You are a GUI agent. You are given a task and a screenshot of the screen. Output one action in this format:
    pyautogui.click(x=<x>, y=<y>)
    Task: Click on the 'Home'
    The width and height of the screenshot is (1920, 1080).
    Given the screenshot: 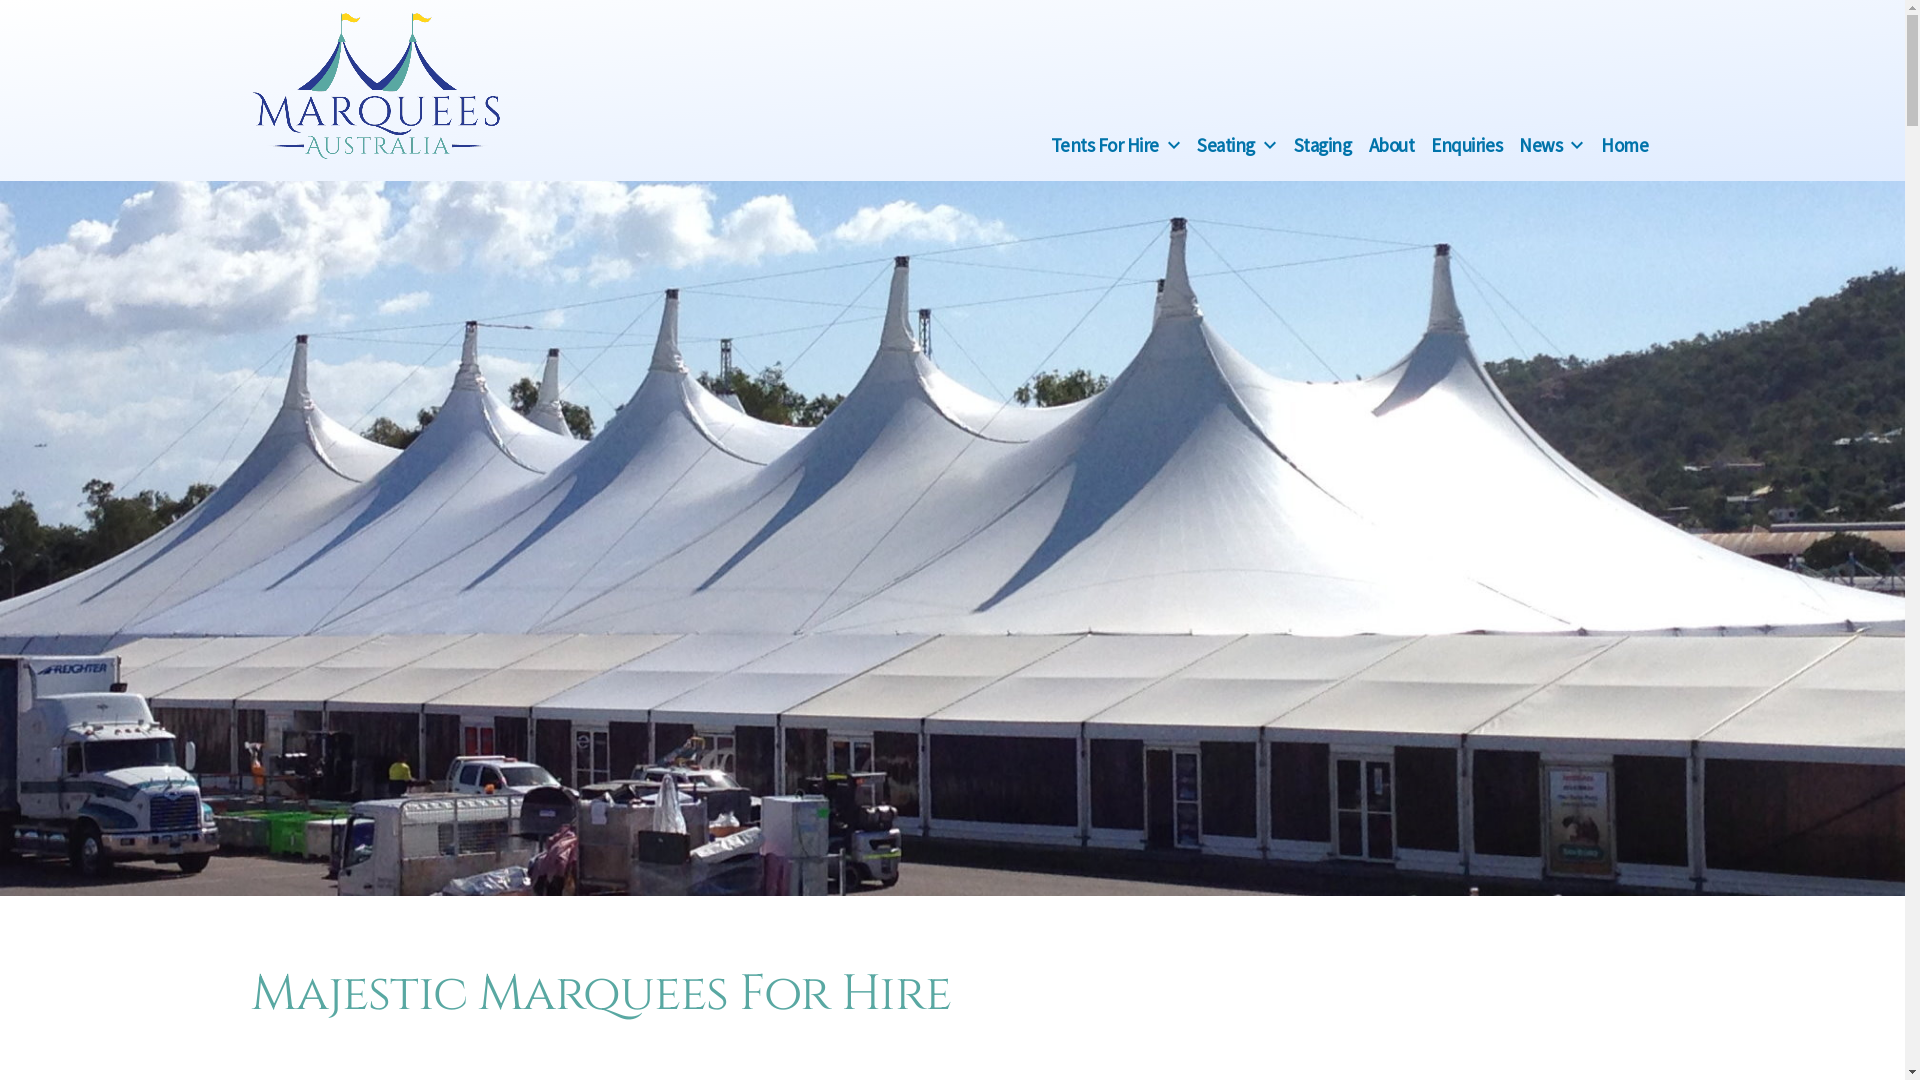 What is the action you would take?
    pyautogui.click(x=1601, y=142)
    